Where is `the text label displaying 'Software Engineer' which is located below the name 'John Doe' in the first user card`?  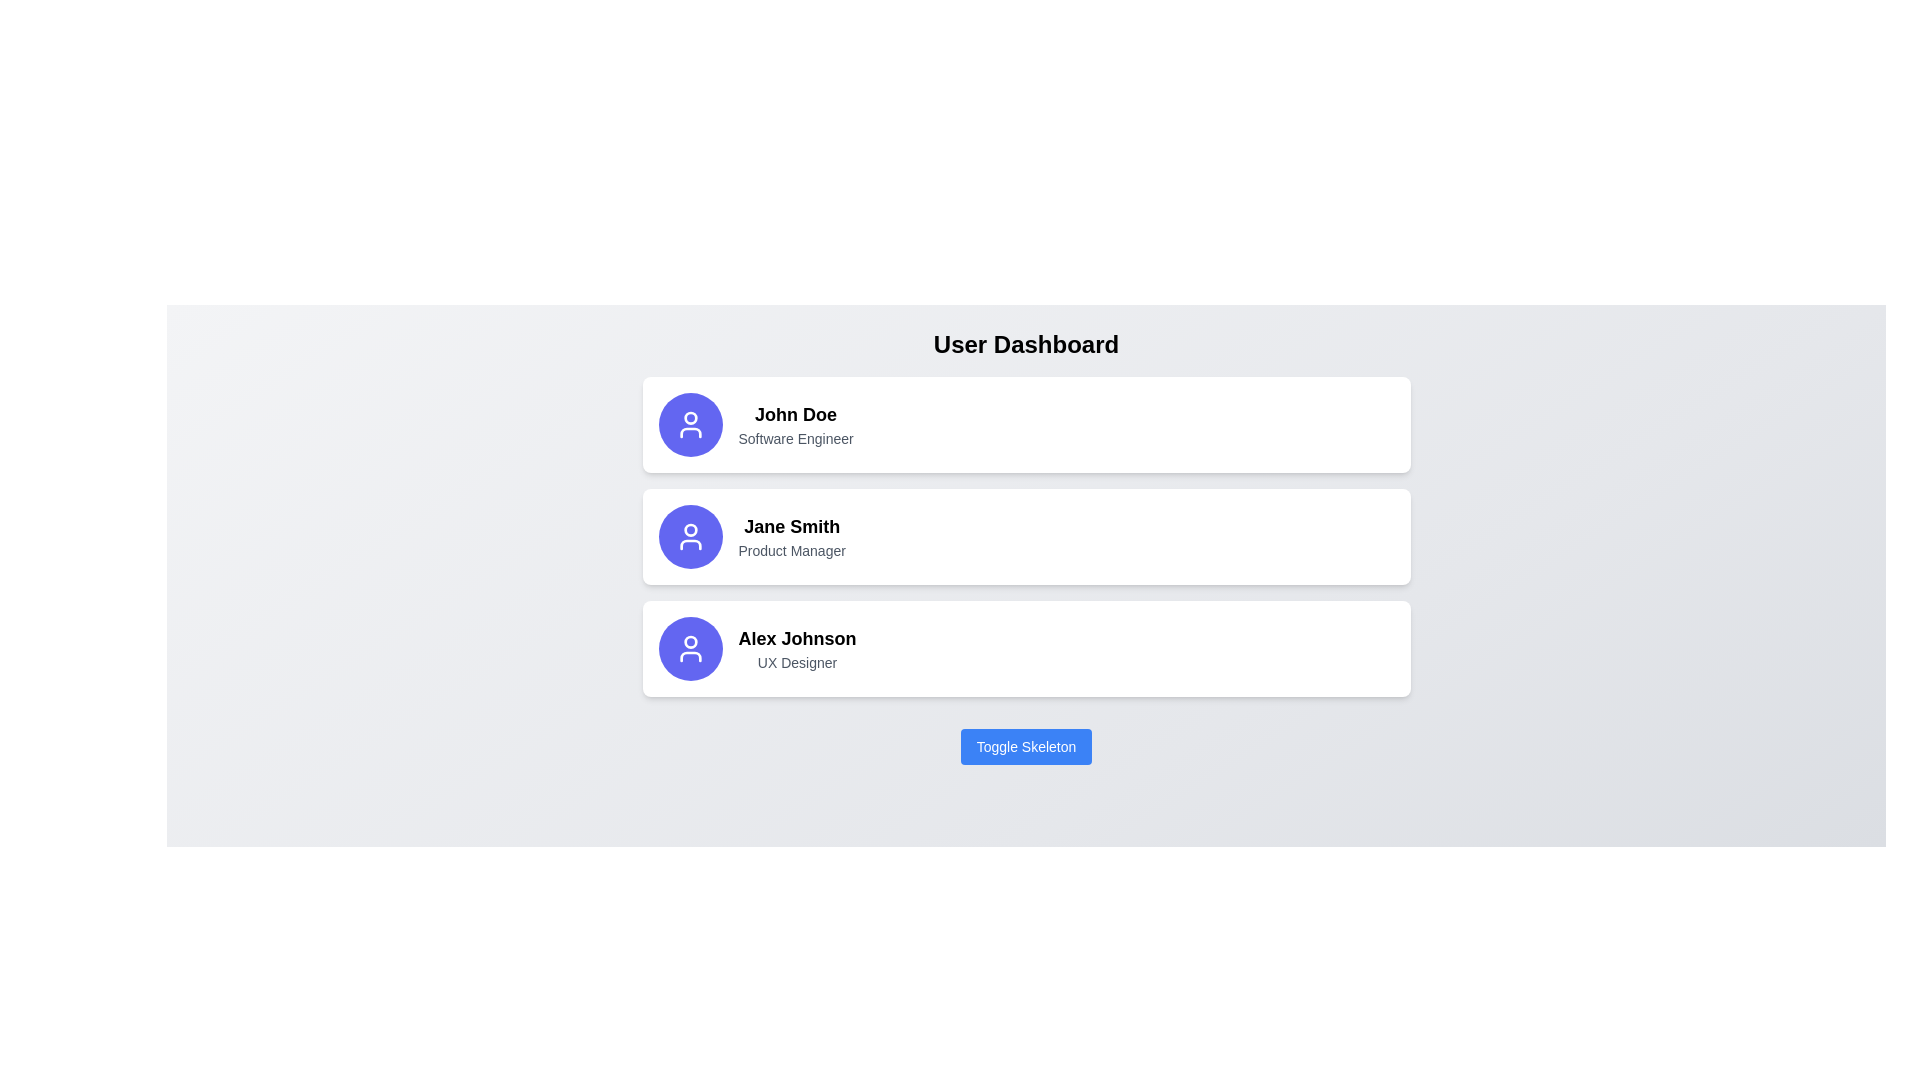 the text label displaying 'Software Engineer' which is located below the name 'John Doe' in the first user card is located at coordinates (795, 438).